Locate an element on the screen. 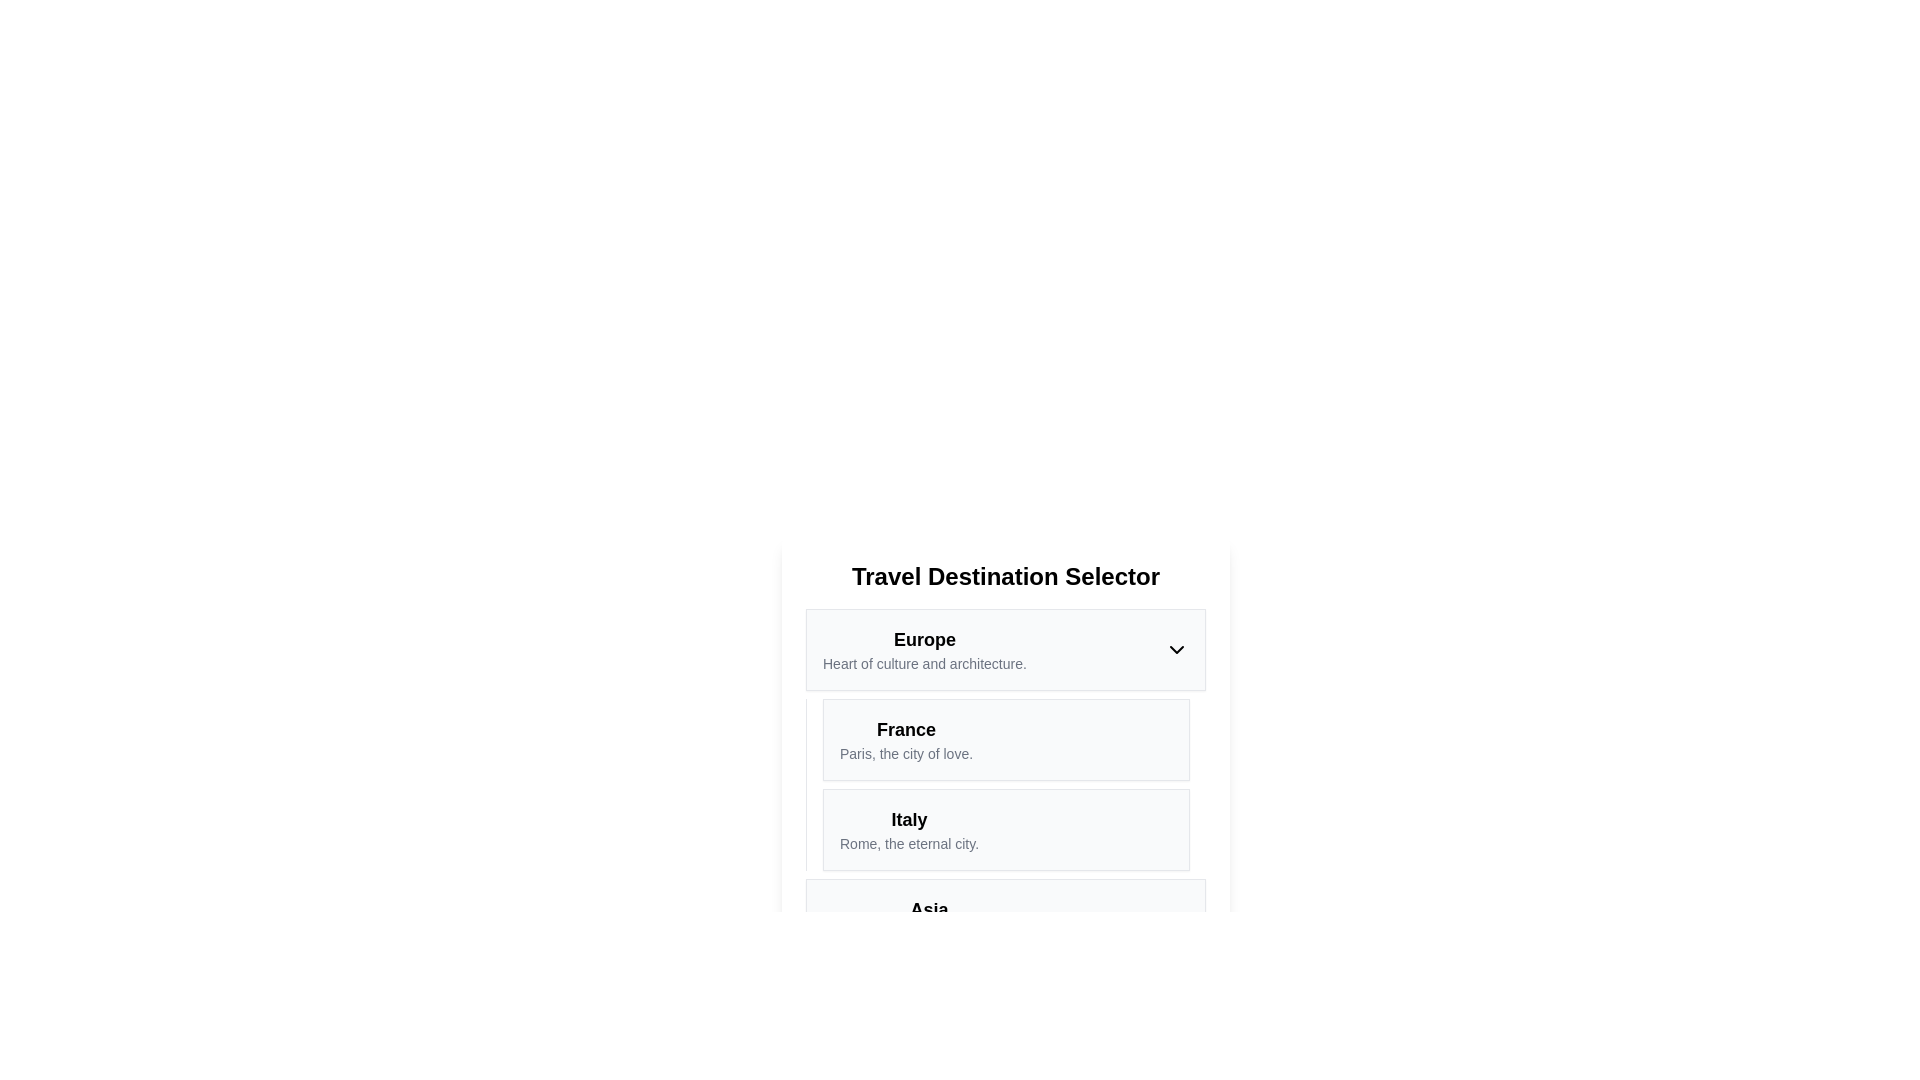 The width and height of the screenshot is (1920, 1080). textual information from the text block presenting the title 'France' and its subtitle in the travel destination selection interface, located between 'Europe' and 'Italy' is located at coordinates (905, 740).